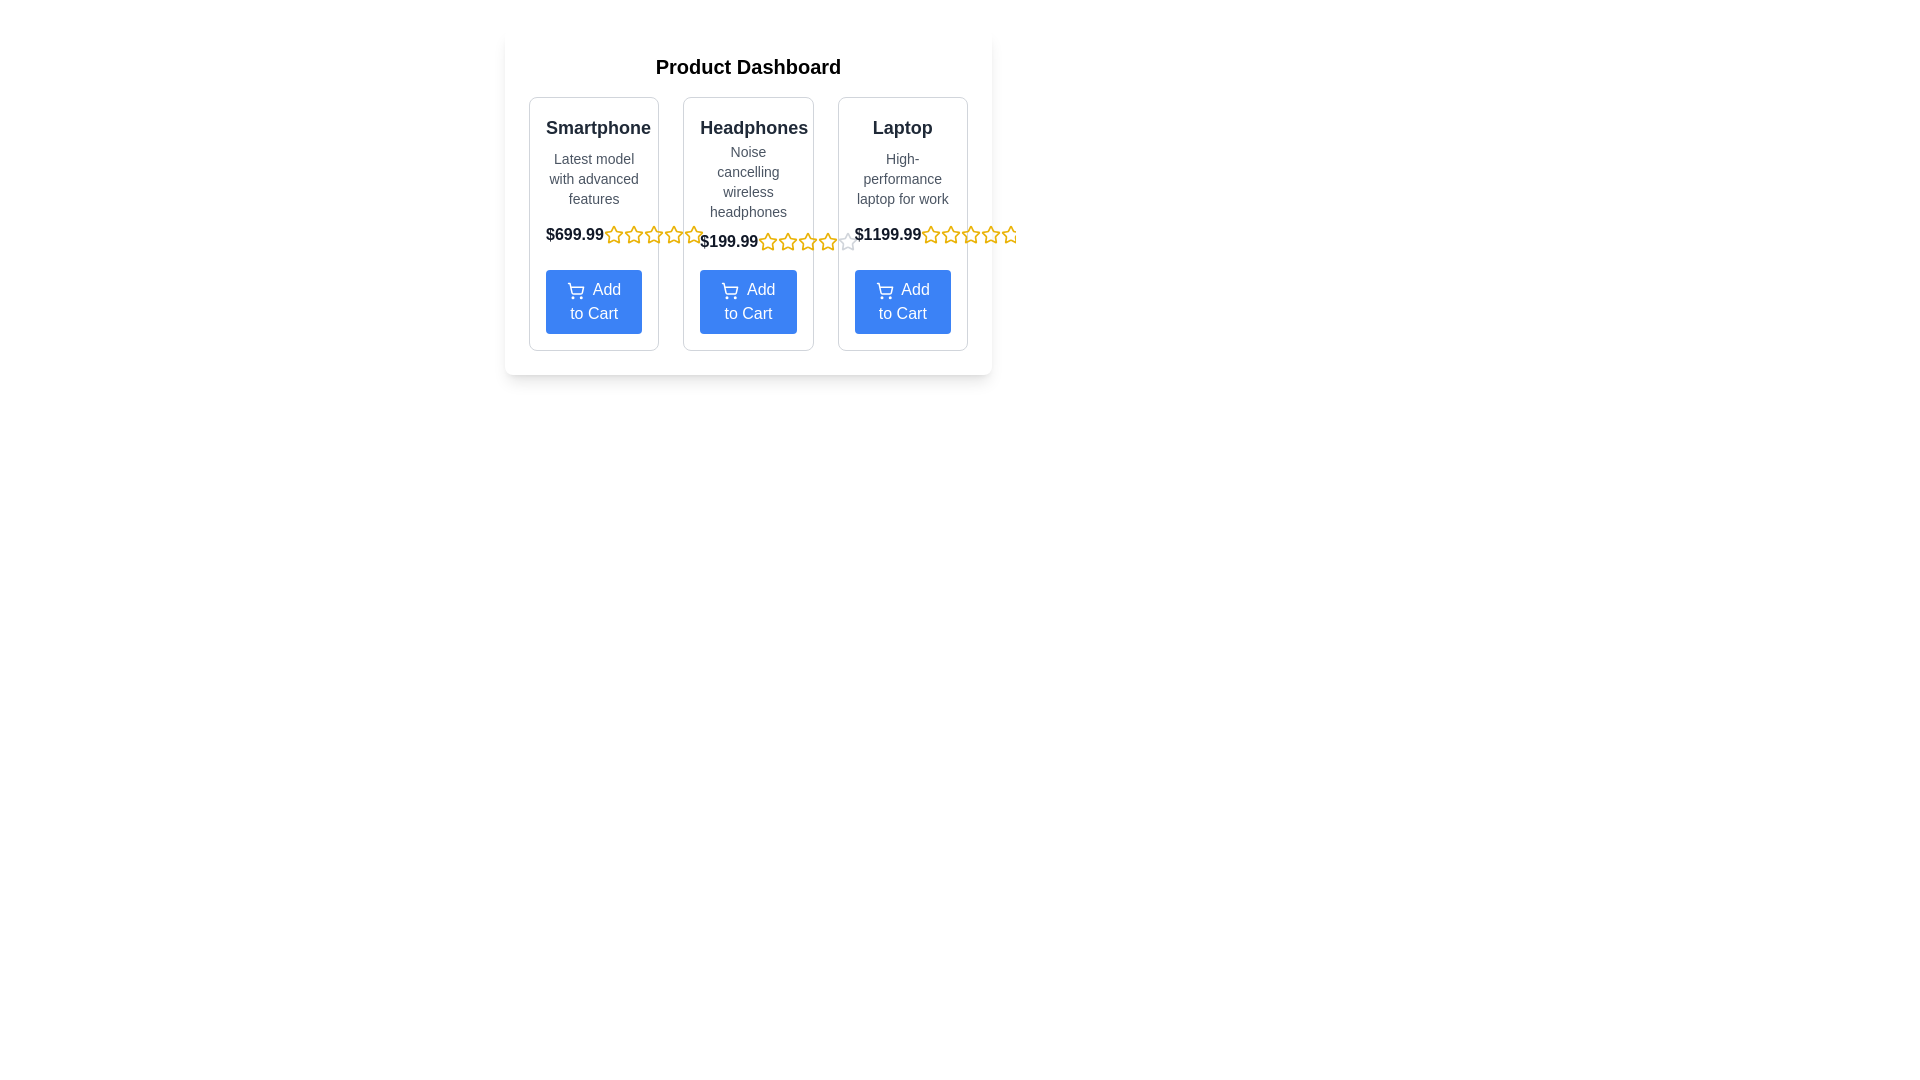 The width and height of the screenshot is (1920, 1080). I want to click on the text 'Laptop' which is styled in bold, dark gray color on a white background, located at the top of the rightmost product card titled 'High-performance laptop for work', so click(901, 127).